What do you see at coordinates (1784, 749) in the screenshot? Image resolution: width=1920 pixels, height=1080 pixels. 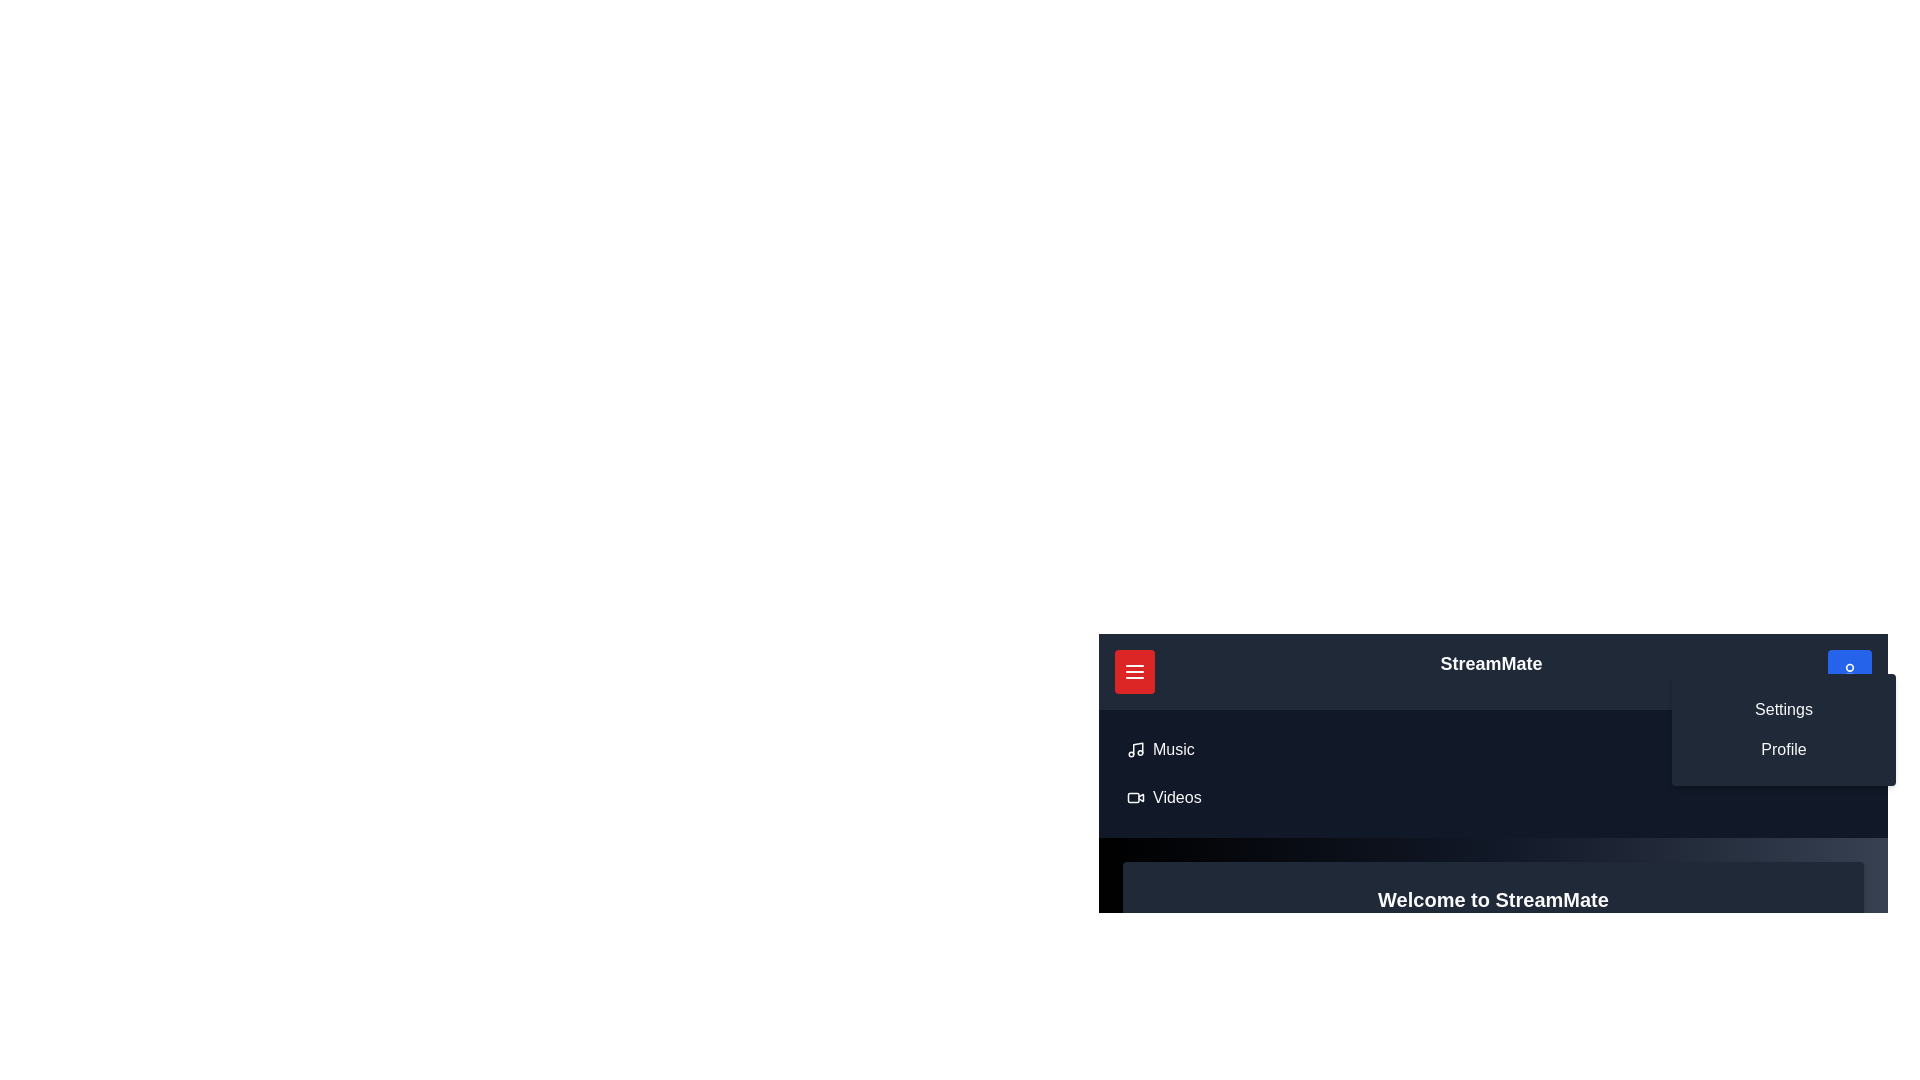 I see `the 'Profile' option in the profile menu` at bounding box center [1784, 749].